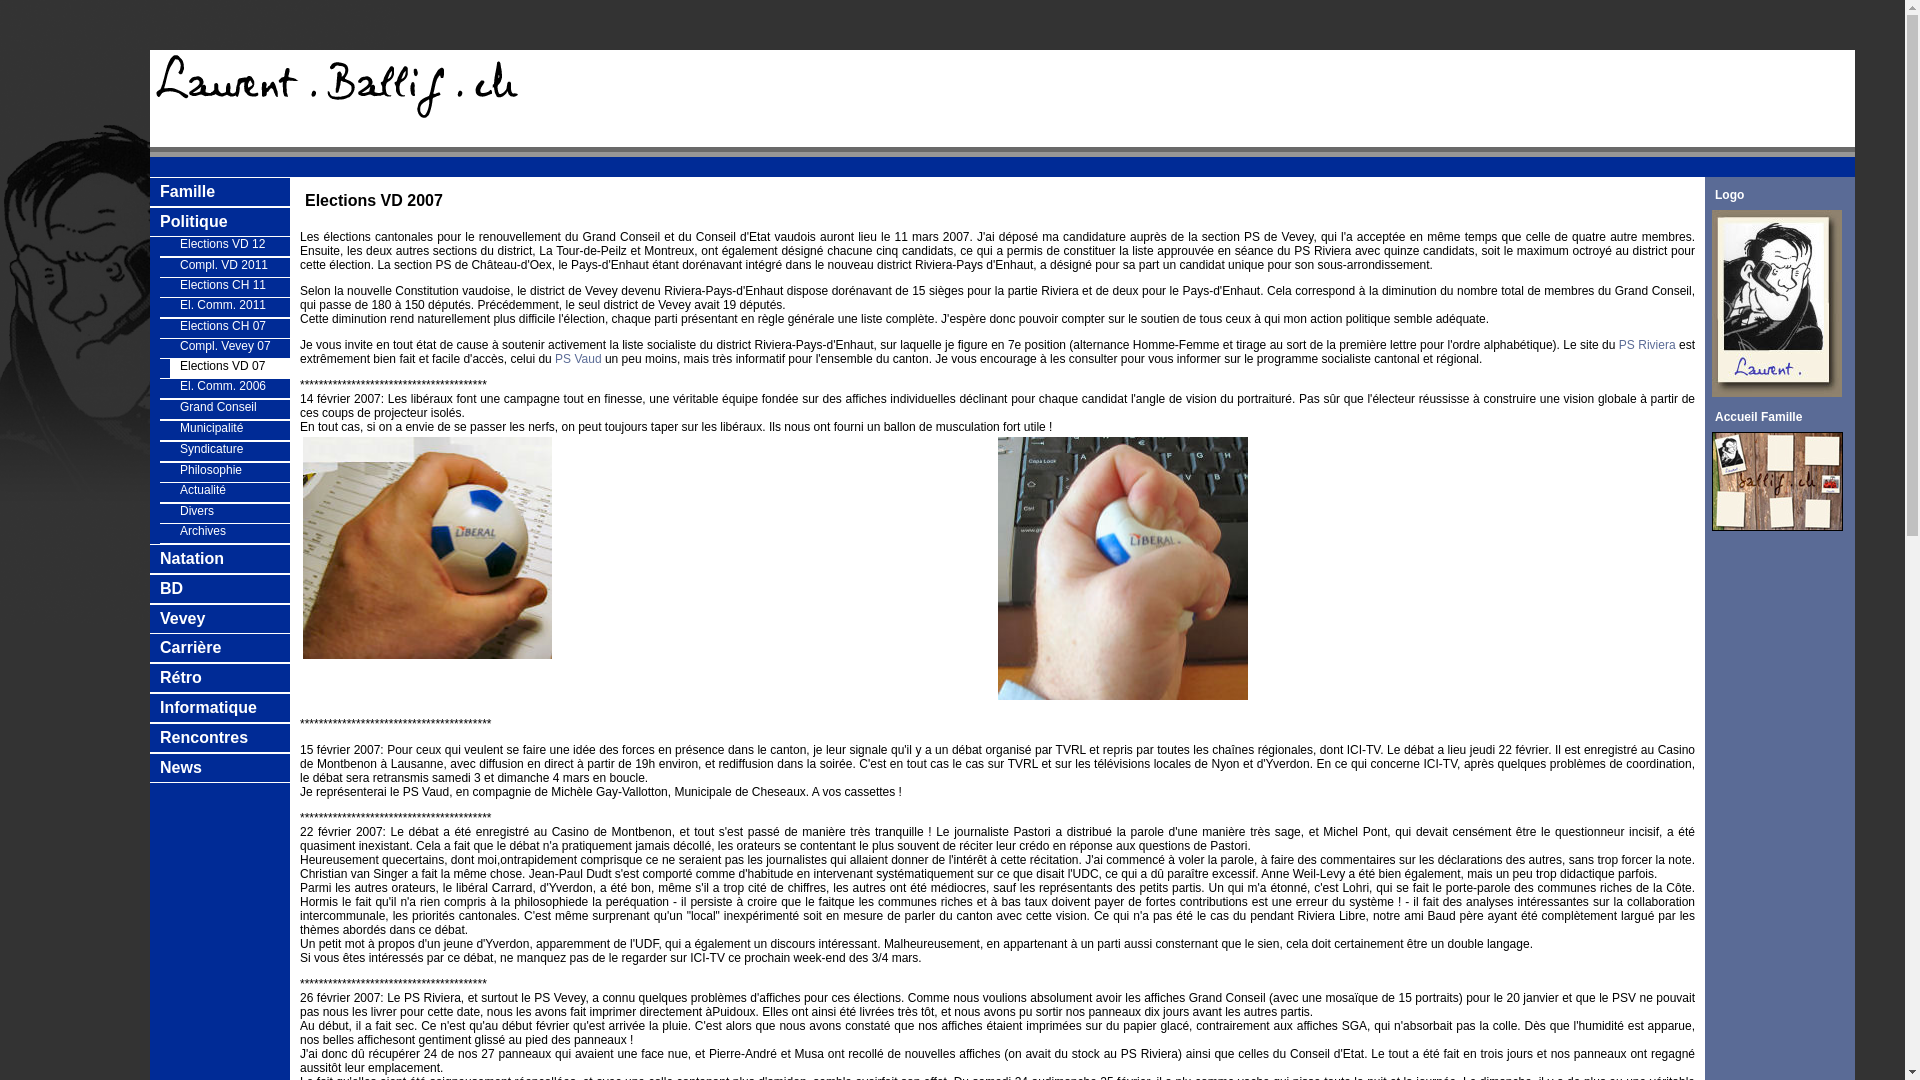 The image size is (1920, 1080). I want to click on 'Elections CH 11', so click(230, 287).